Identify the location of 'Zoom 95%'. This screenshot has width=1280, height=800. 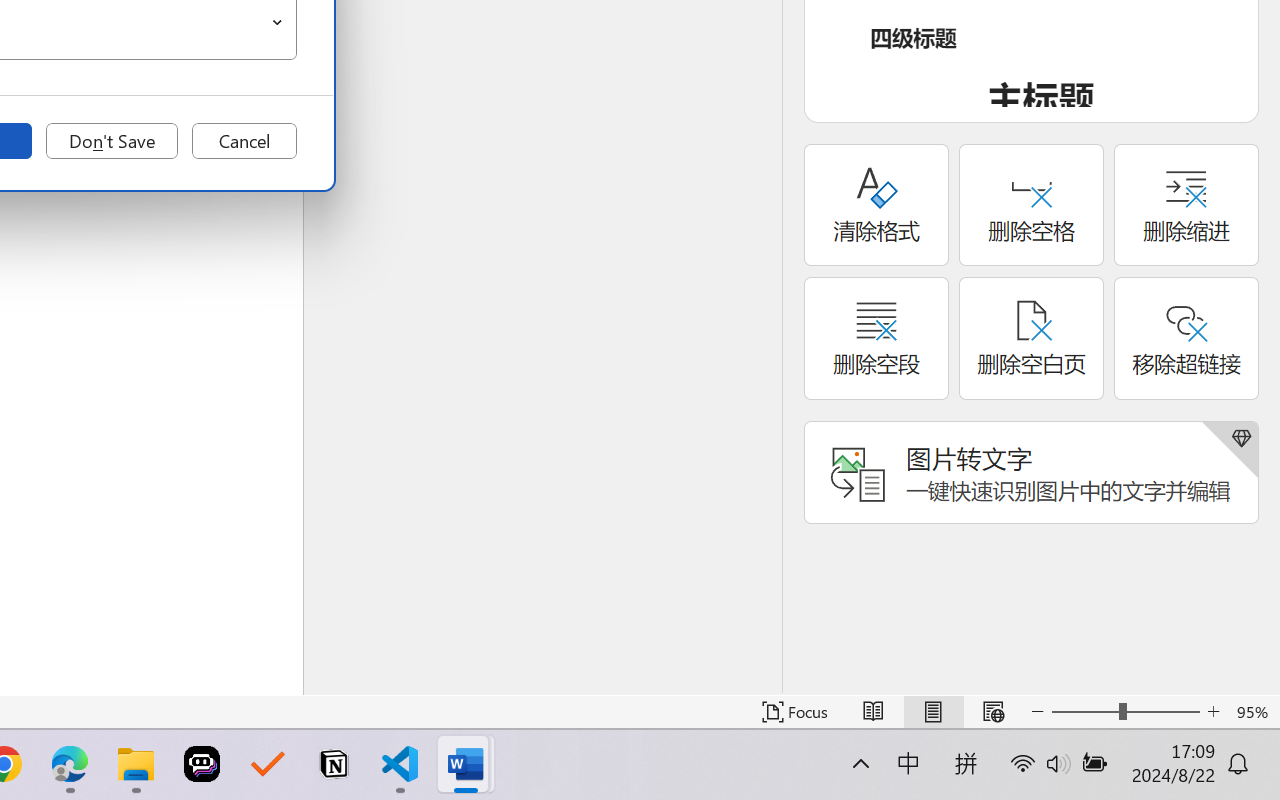
(1252, 711).